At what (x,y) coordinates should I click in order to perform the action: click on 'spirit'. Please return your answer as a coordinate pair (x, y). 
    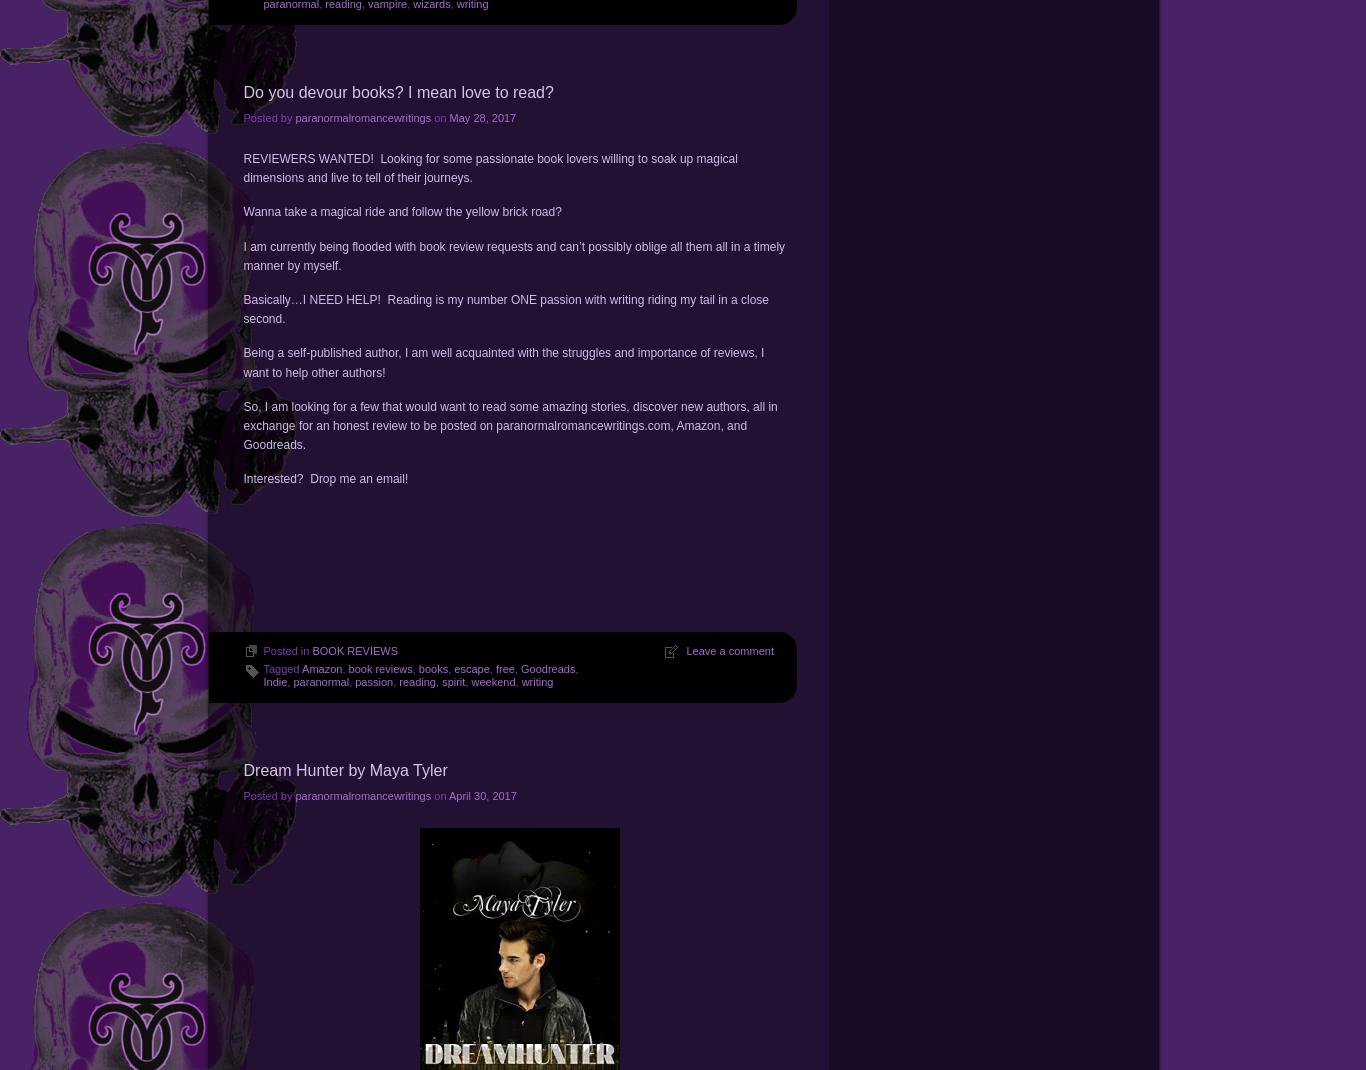
    Looking at the image, I should click on (452, 682).